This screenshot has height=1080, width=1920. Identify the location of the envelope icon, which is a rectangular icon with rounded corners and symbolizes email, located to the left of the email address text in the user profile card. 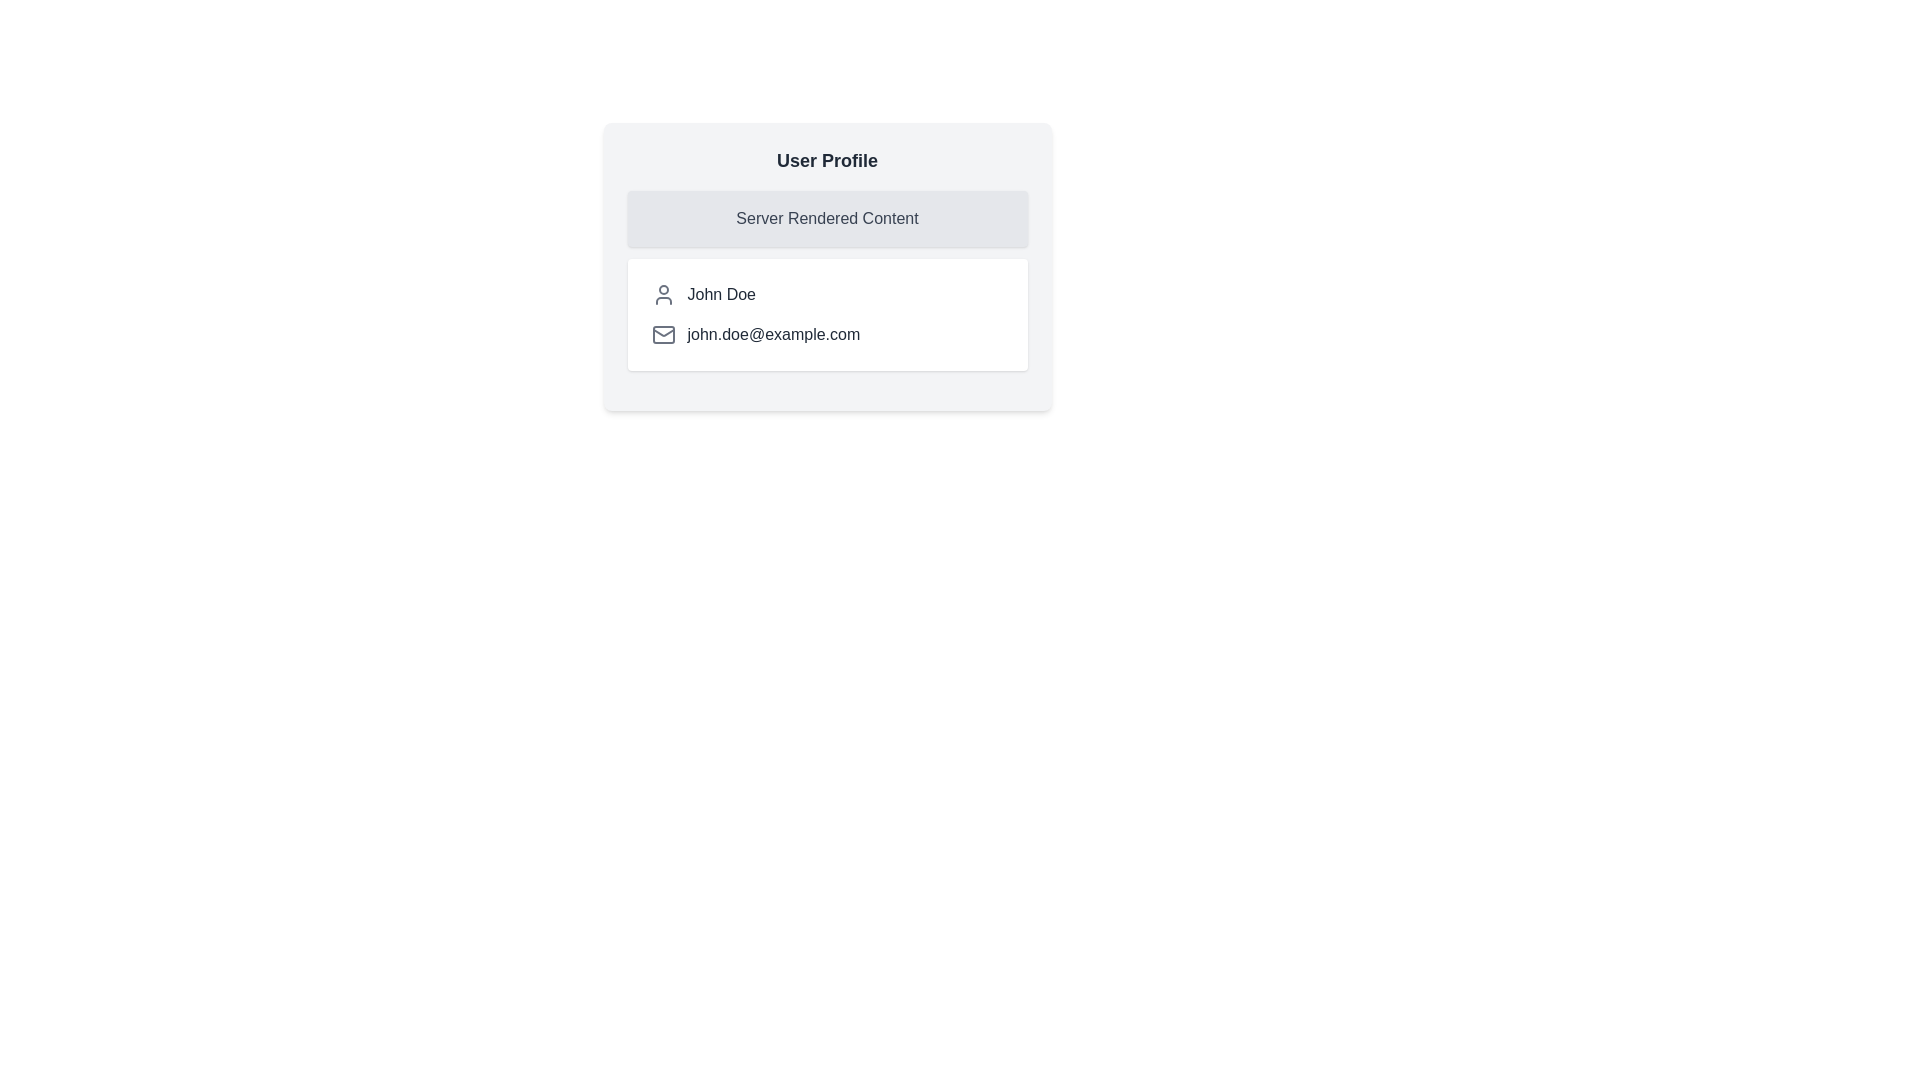
(663, 334).